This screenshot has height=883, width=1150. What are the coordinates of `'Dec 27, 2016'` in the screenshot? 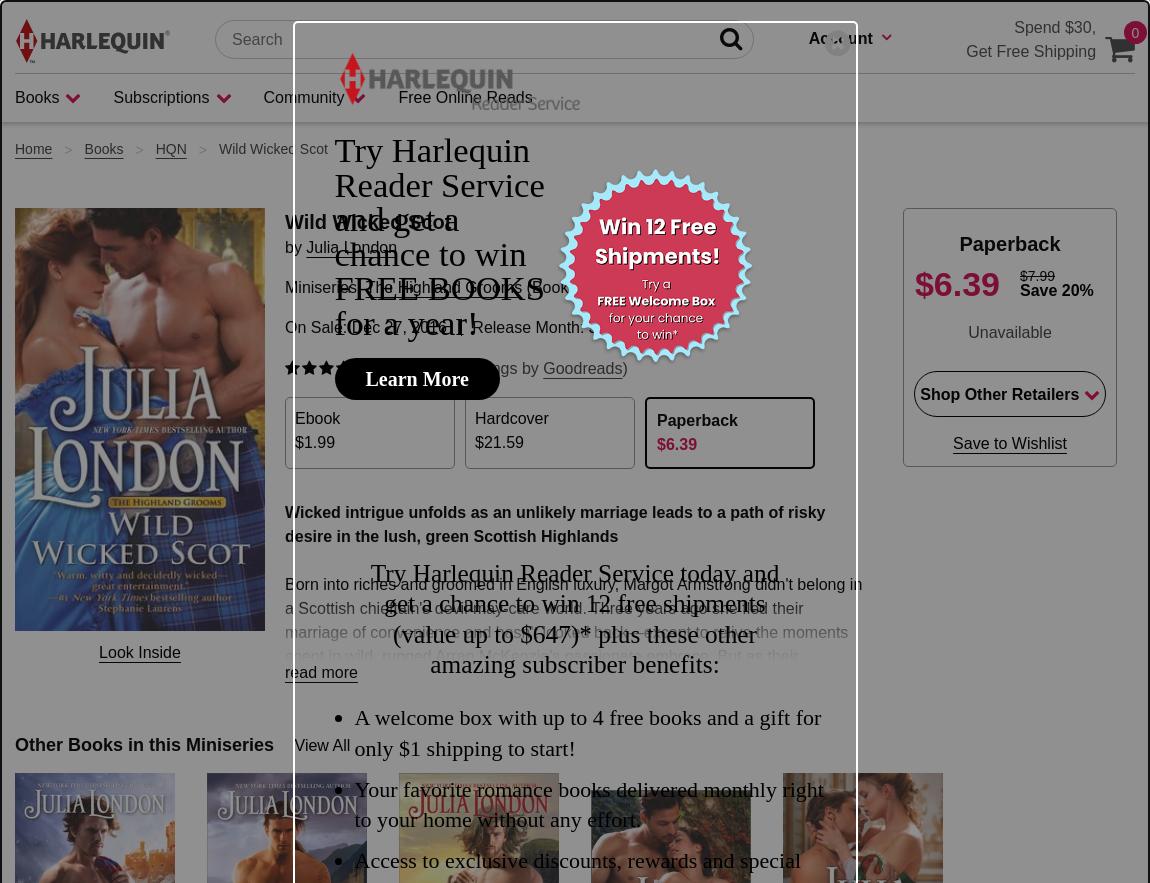 It's located at (398, 325).